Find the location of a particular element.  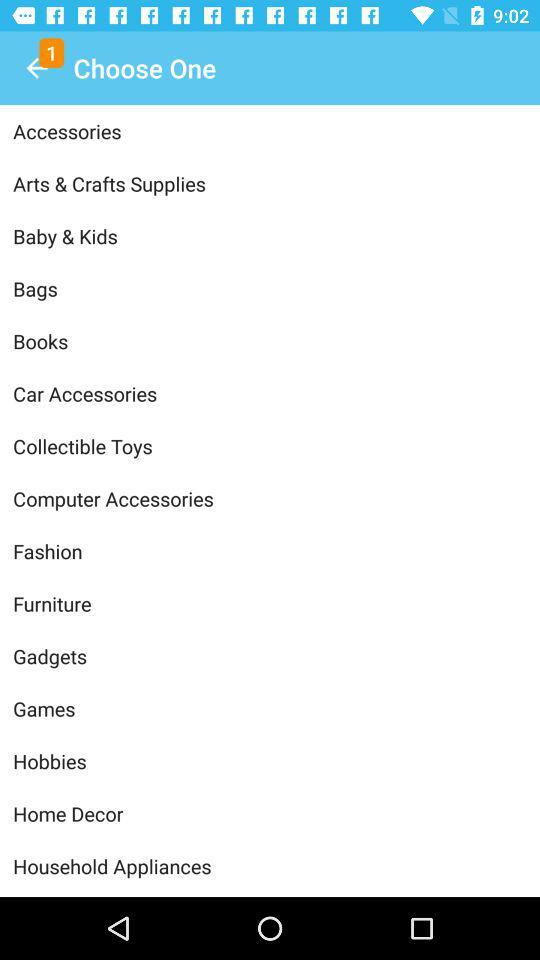

the item above books is located at coordinates (270, 287).